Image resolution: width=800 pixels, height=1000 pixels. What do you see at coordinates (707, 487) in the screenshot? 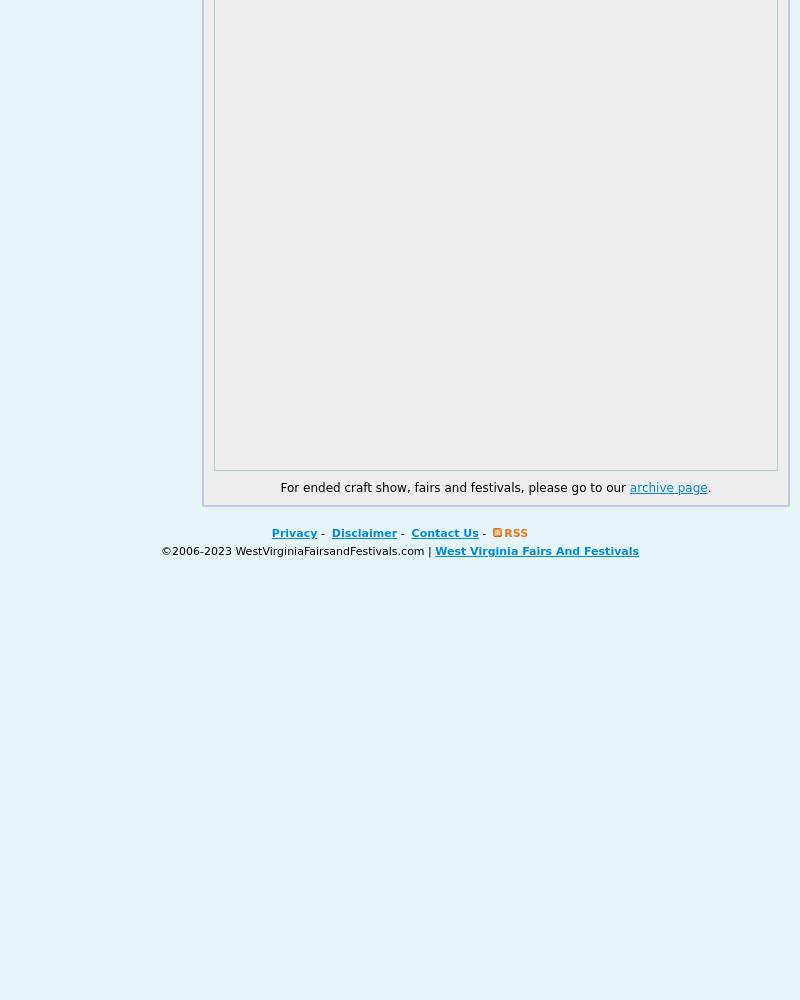
I see `'.'` at bounding box center [707, 487].